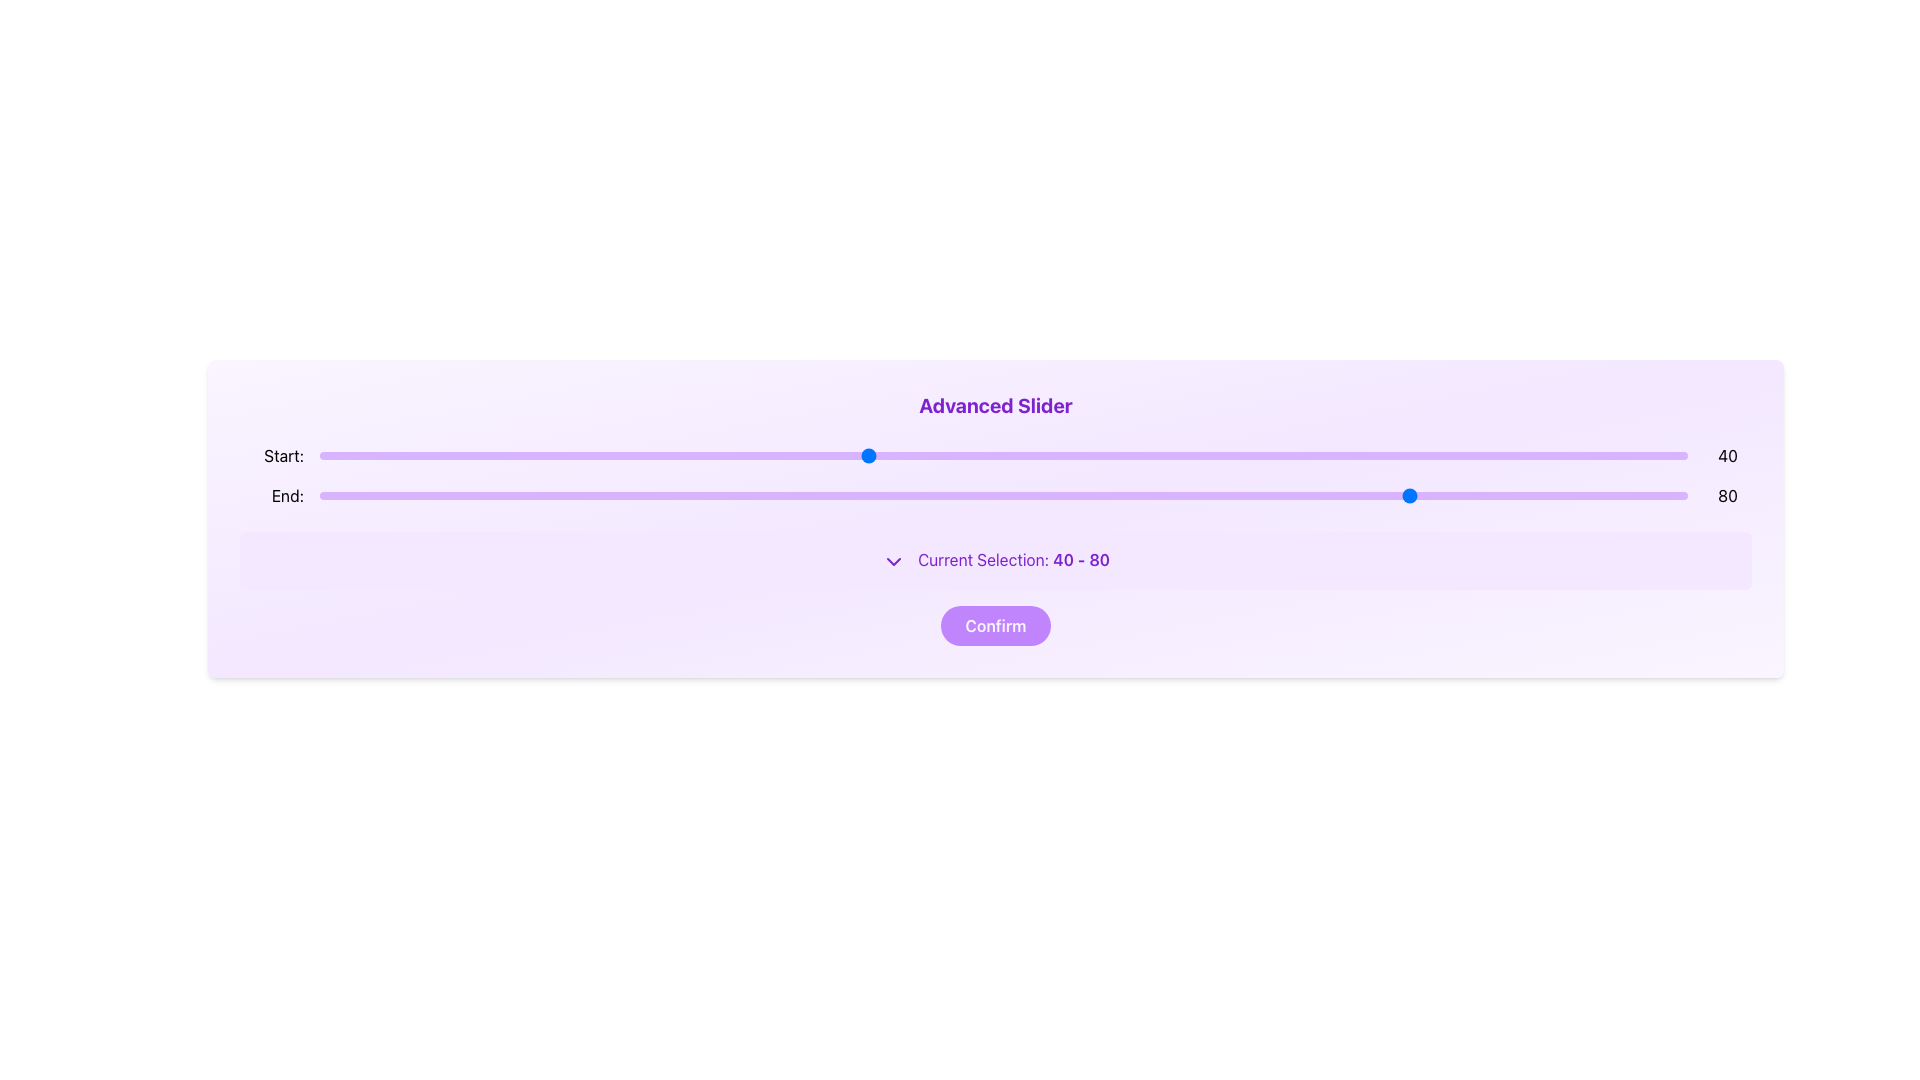 This screenshot has height=1080, width=1920. What do you see at coordinates (1372, 495) in the screenshot?
I see `the slider value` at bounding box center [1372, 495].